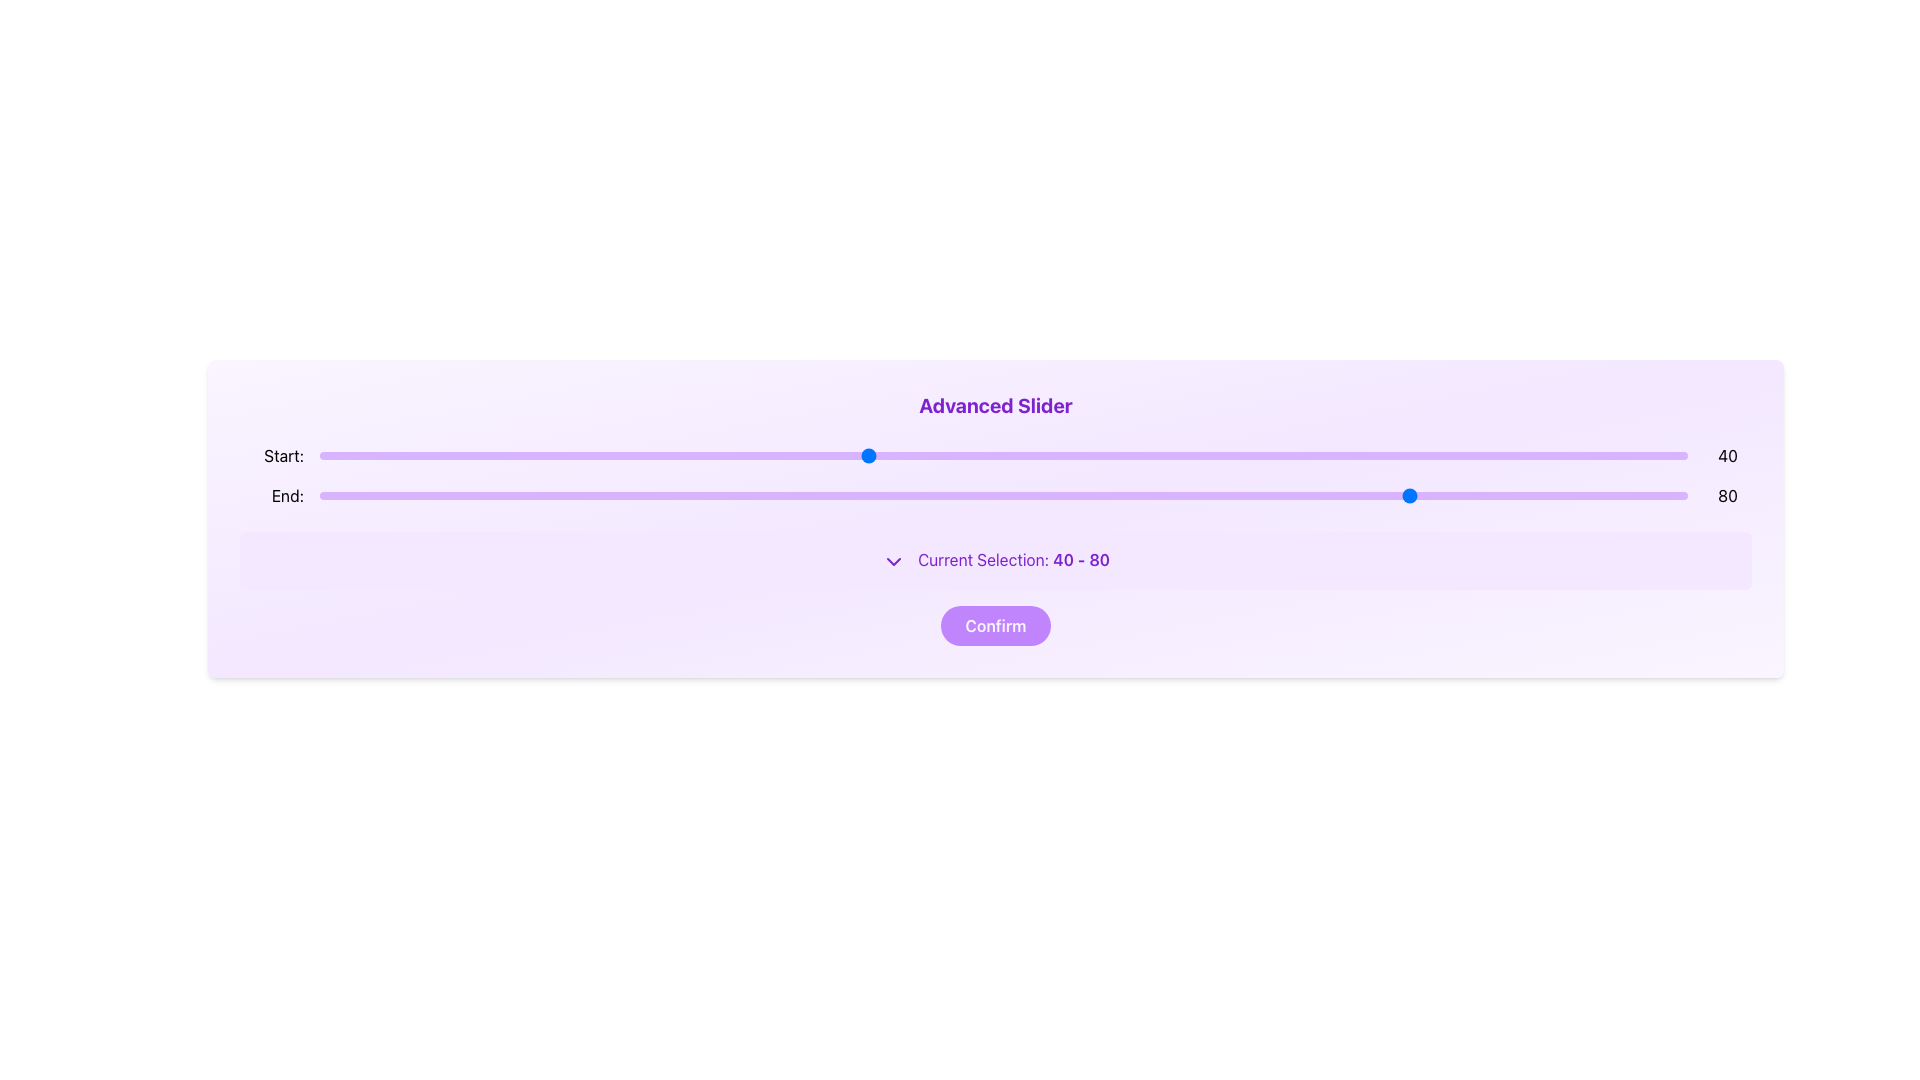 This screenshot has height=1080, width=1920. What do you see at coordinates (1372, 495) in the screenshot?
I see `the slider value` at bounding box center [1372, 495].